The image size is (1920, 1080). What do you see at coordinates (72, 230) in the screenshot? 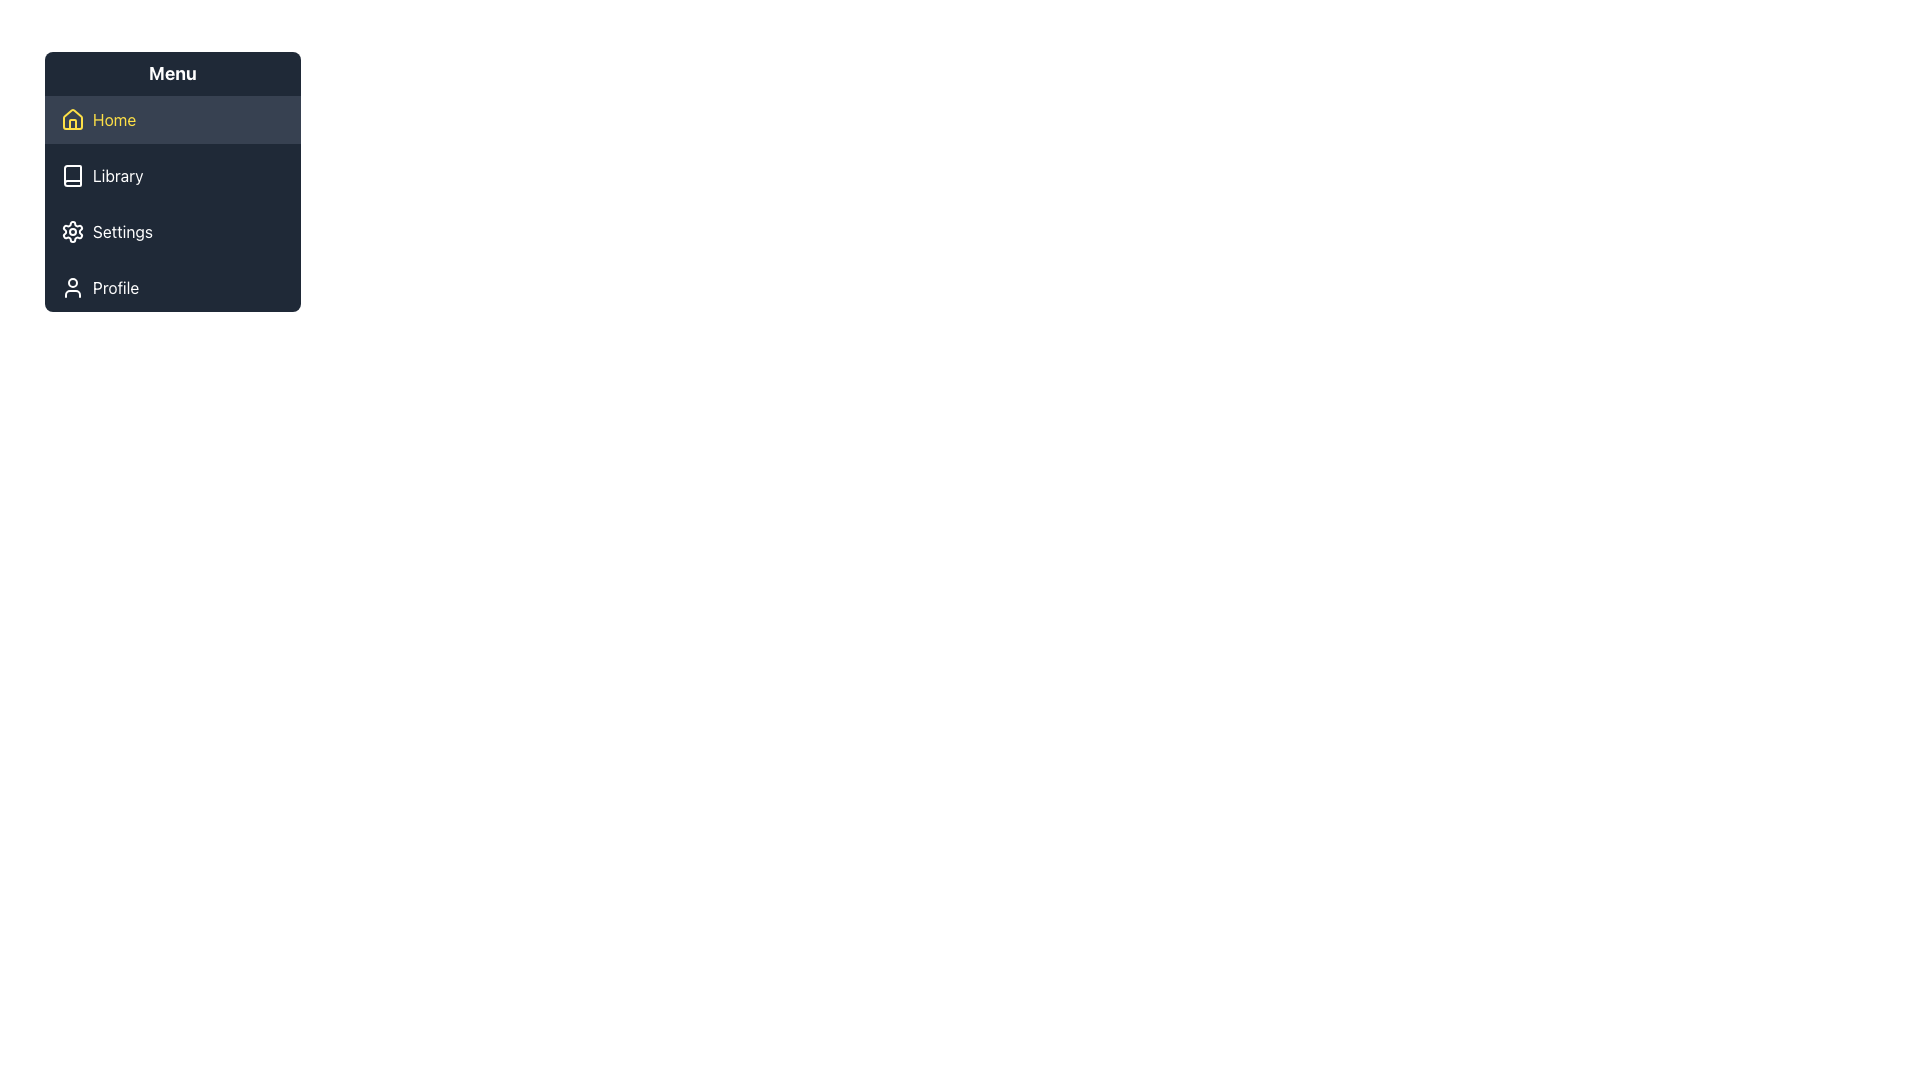
I see `the 'Settings' icon located at the far left next to the text label to highlight the settings menu` at bounding box center [72, 230].